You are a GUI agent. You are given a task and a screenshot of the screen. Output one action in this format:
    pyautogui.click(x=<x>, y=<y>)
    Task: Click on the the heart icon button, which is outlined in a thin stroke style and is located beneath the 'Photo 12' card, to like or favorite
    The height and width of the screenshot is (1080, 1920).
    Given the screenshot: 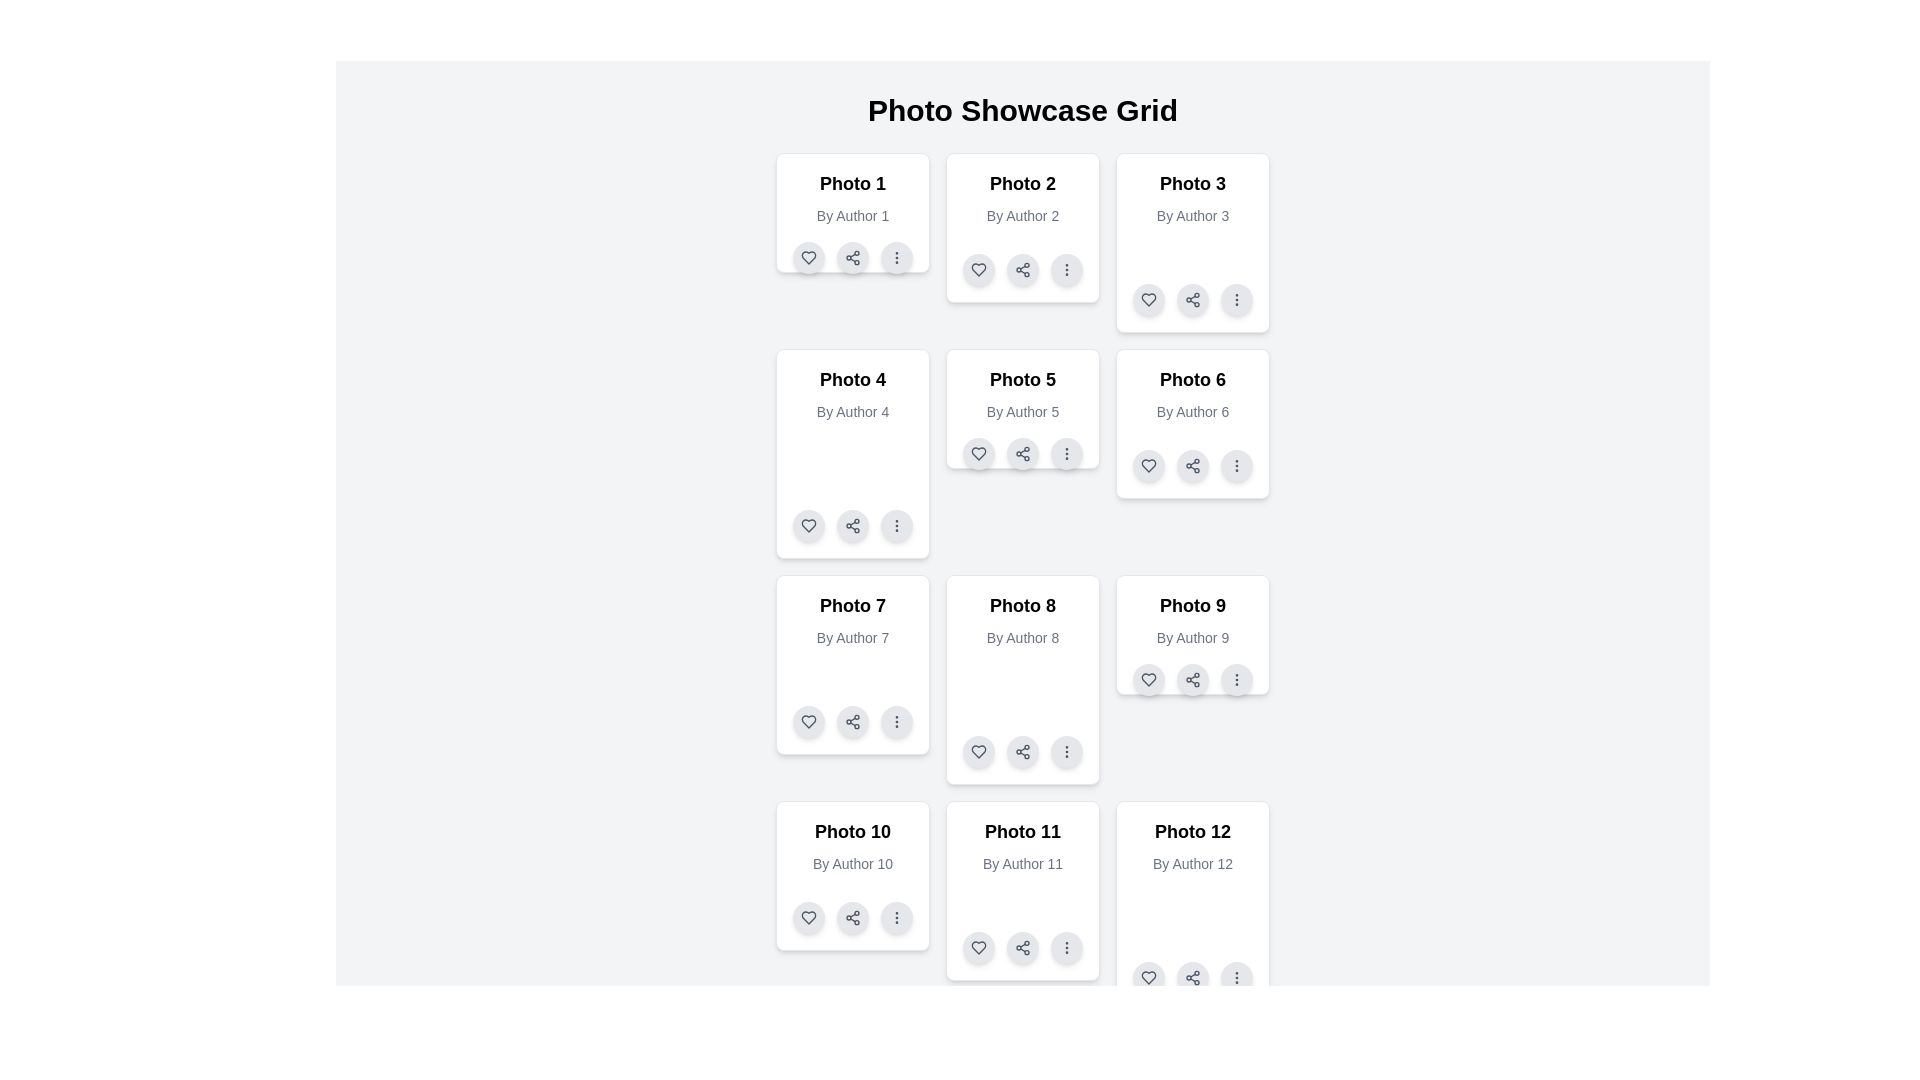 What is the action you would take?
    pyautogui.click(x=1148, y=977)
    